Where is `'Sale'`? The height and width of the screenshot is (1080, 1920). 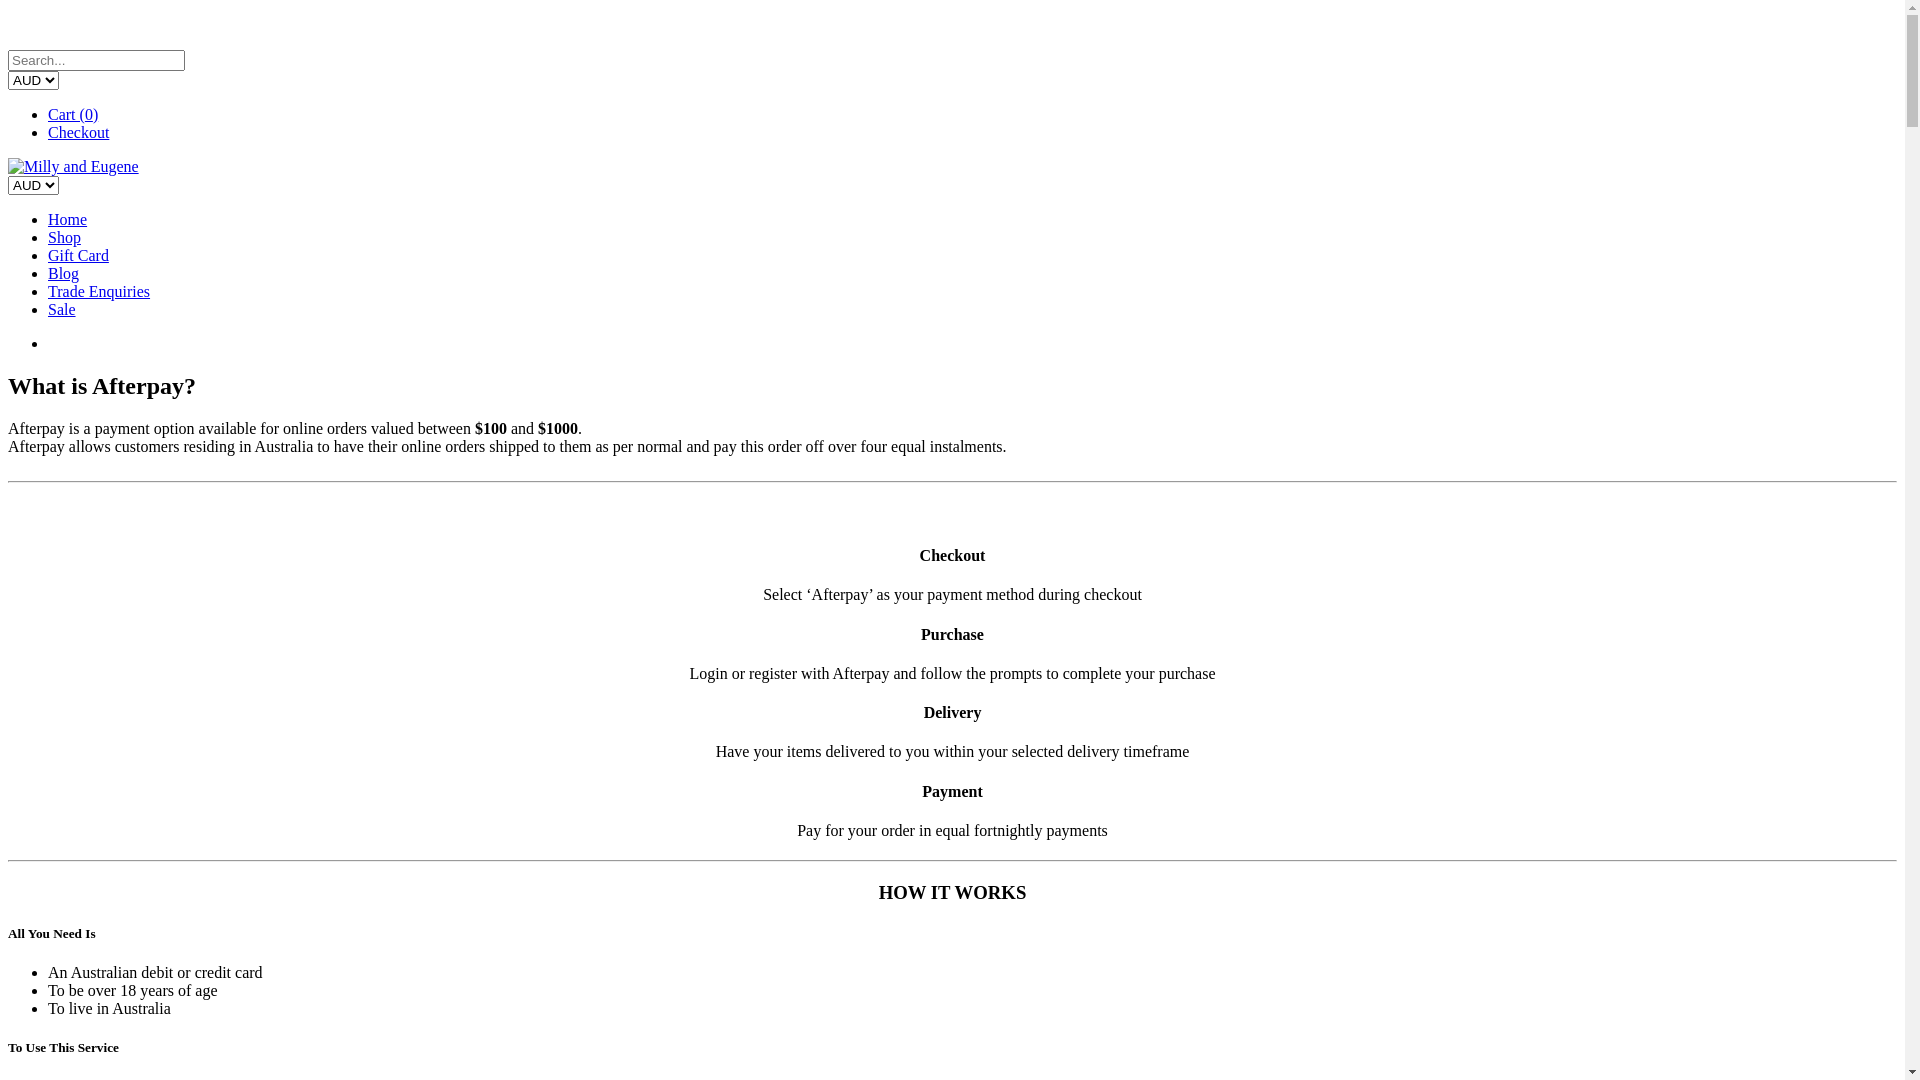
'Sale' is located at coordinates (62, 309).